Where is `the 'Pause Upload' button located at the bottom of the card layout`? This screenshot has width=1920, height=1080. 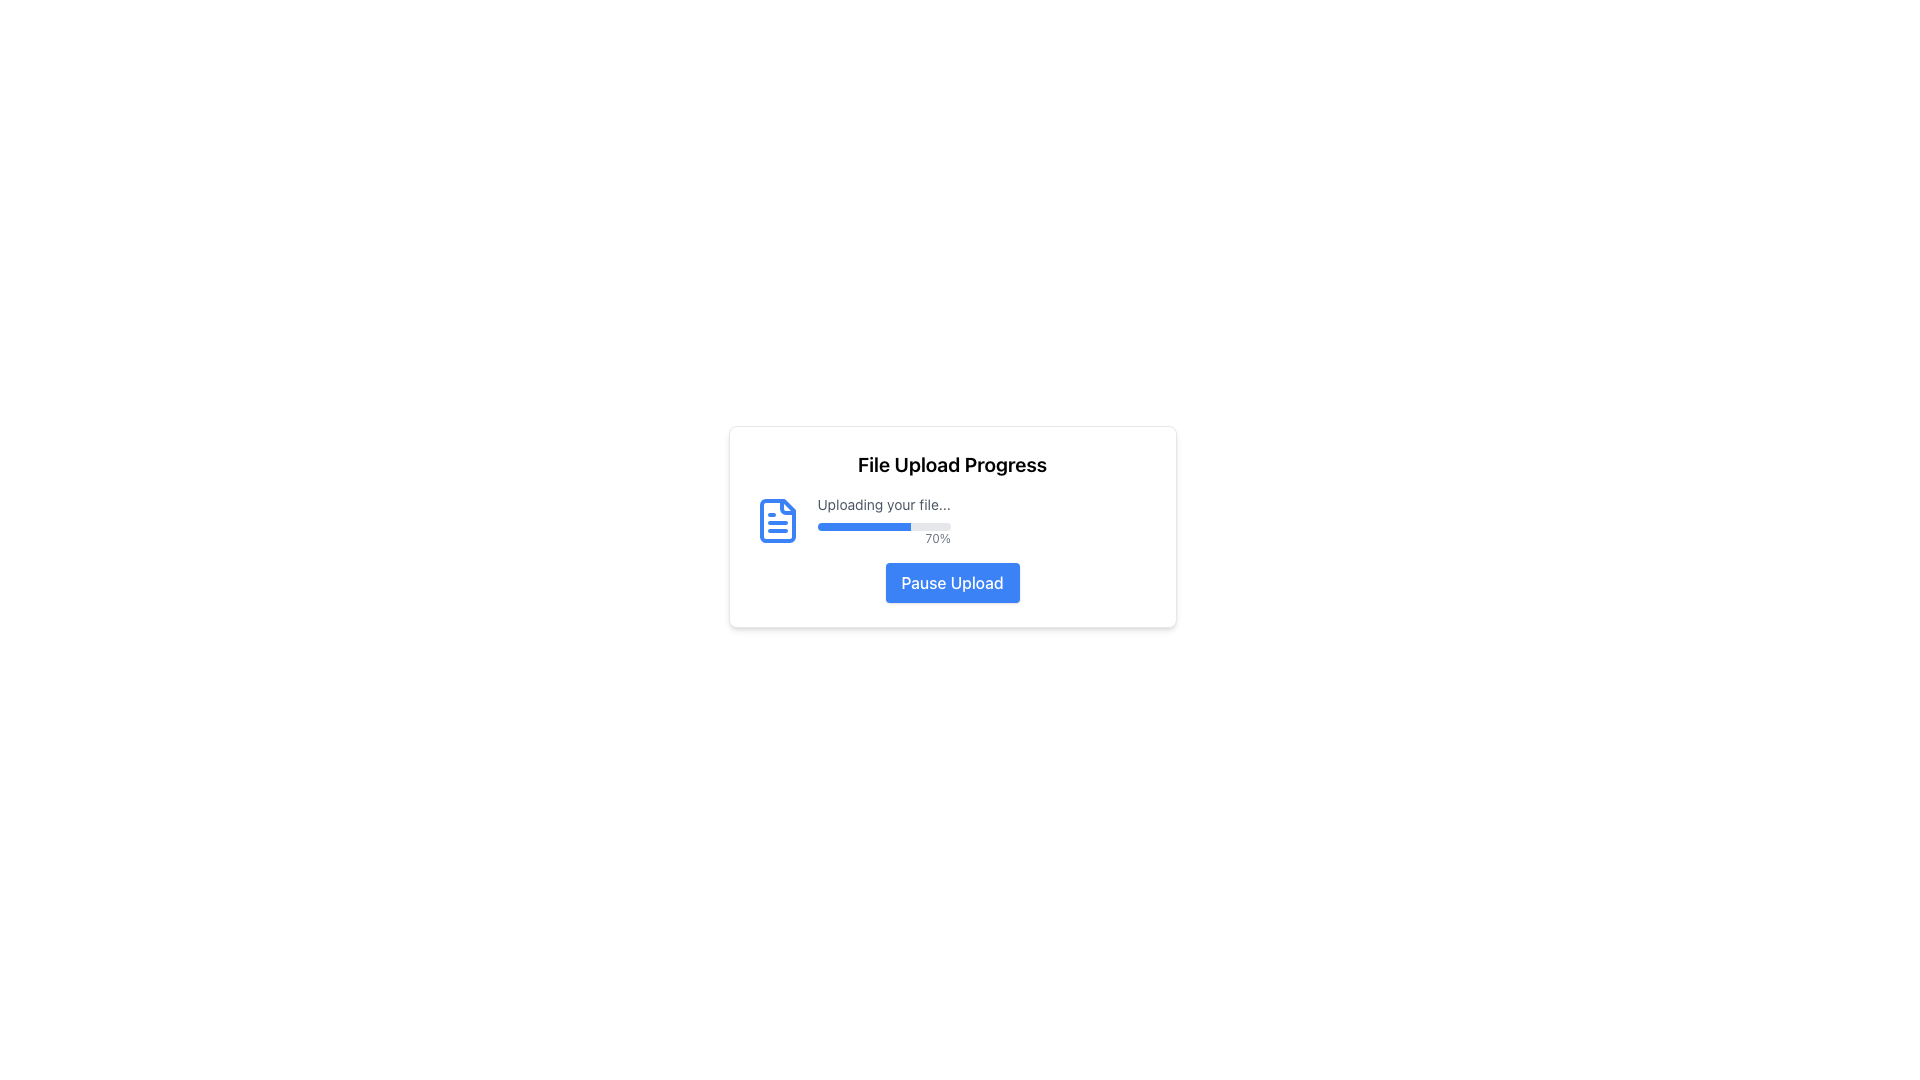
the 'Pause Upload' button located at the bottom of the card layout is located at coordinates (951, 582).